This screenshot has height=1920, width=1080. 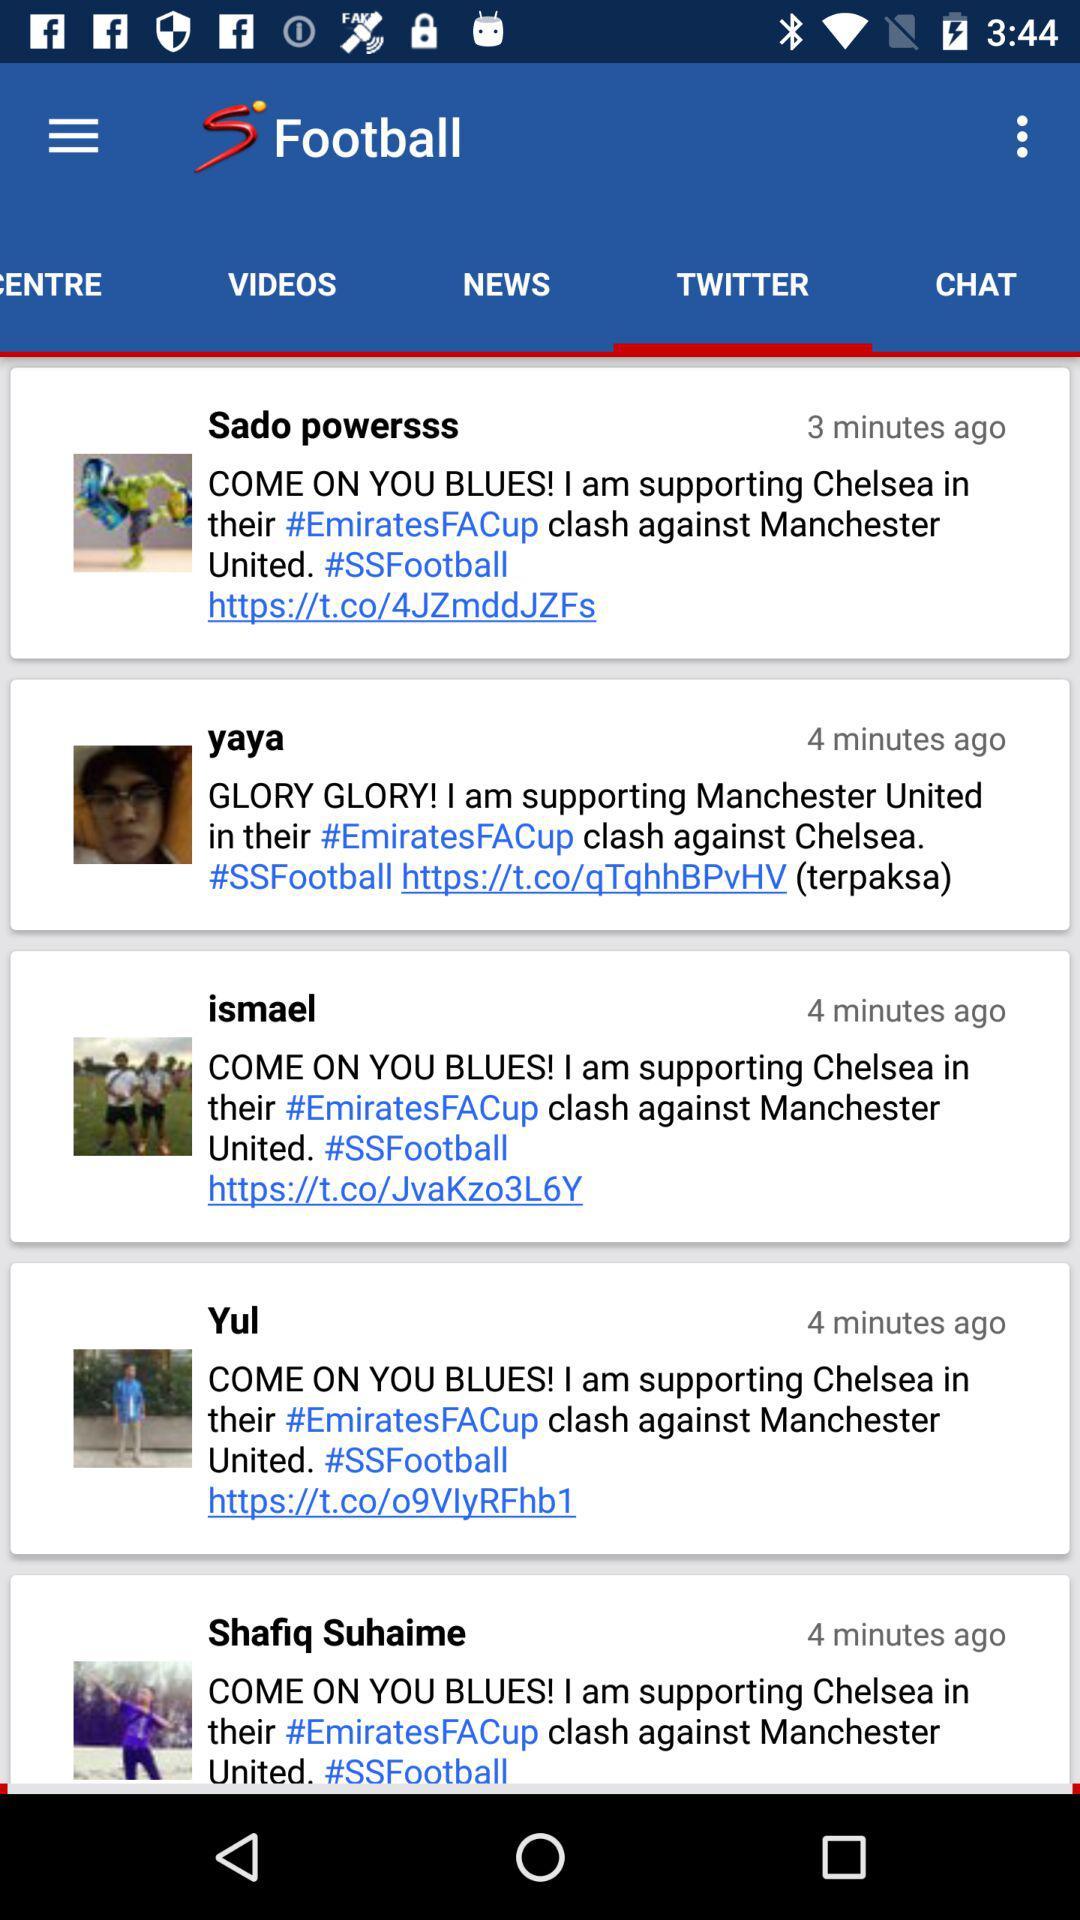 I want to click on the item next to videos app, so click(x=81, y=282).